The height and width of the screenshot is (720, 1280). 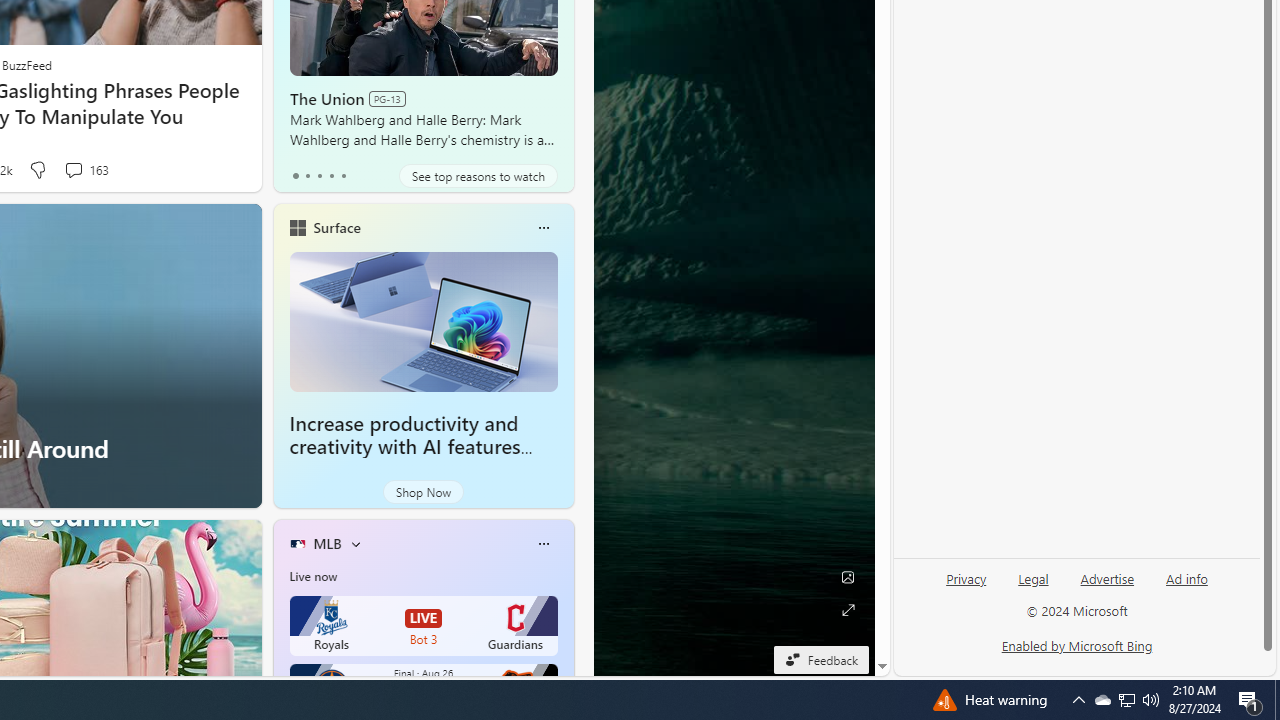 I want to click on 'tab-2', so click(x=320, y=175).